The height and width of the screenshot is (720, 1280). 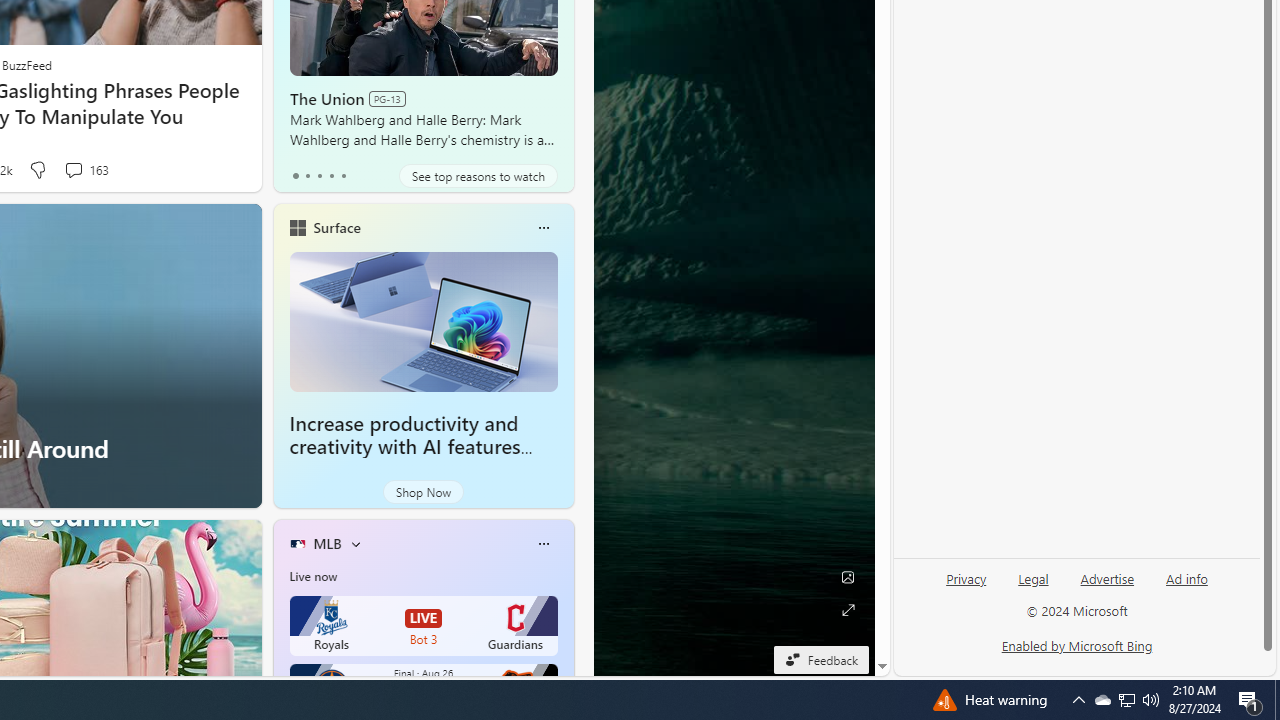 I want to click on 'tab-2', so click(x=320, y=175).